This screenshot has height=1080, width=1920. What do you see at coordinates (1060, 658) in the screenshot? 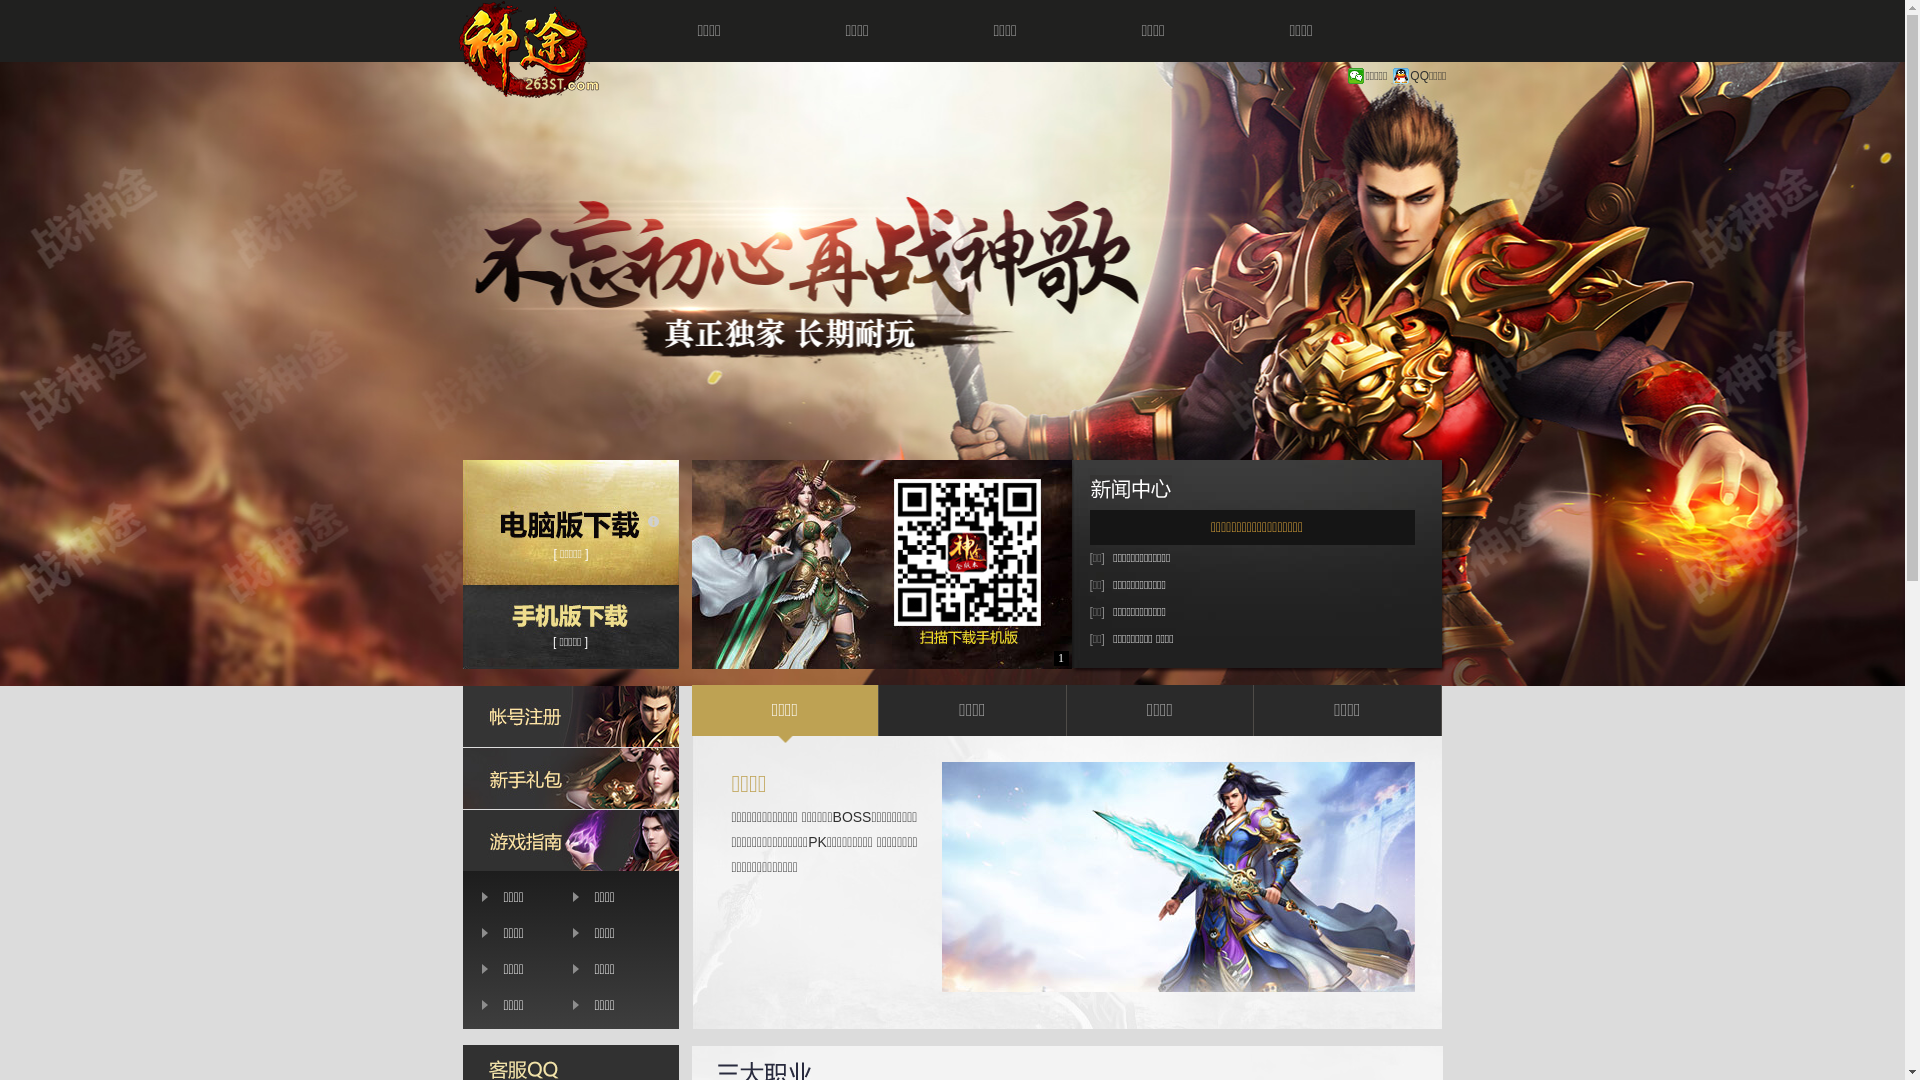
I see `'1'` at bounding box center [1060, 658].